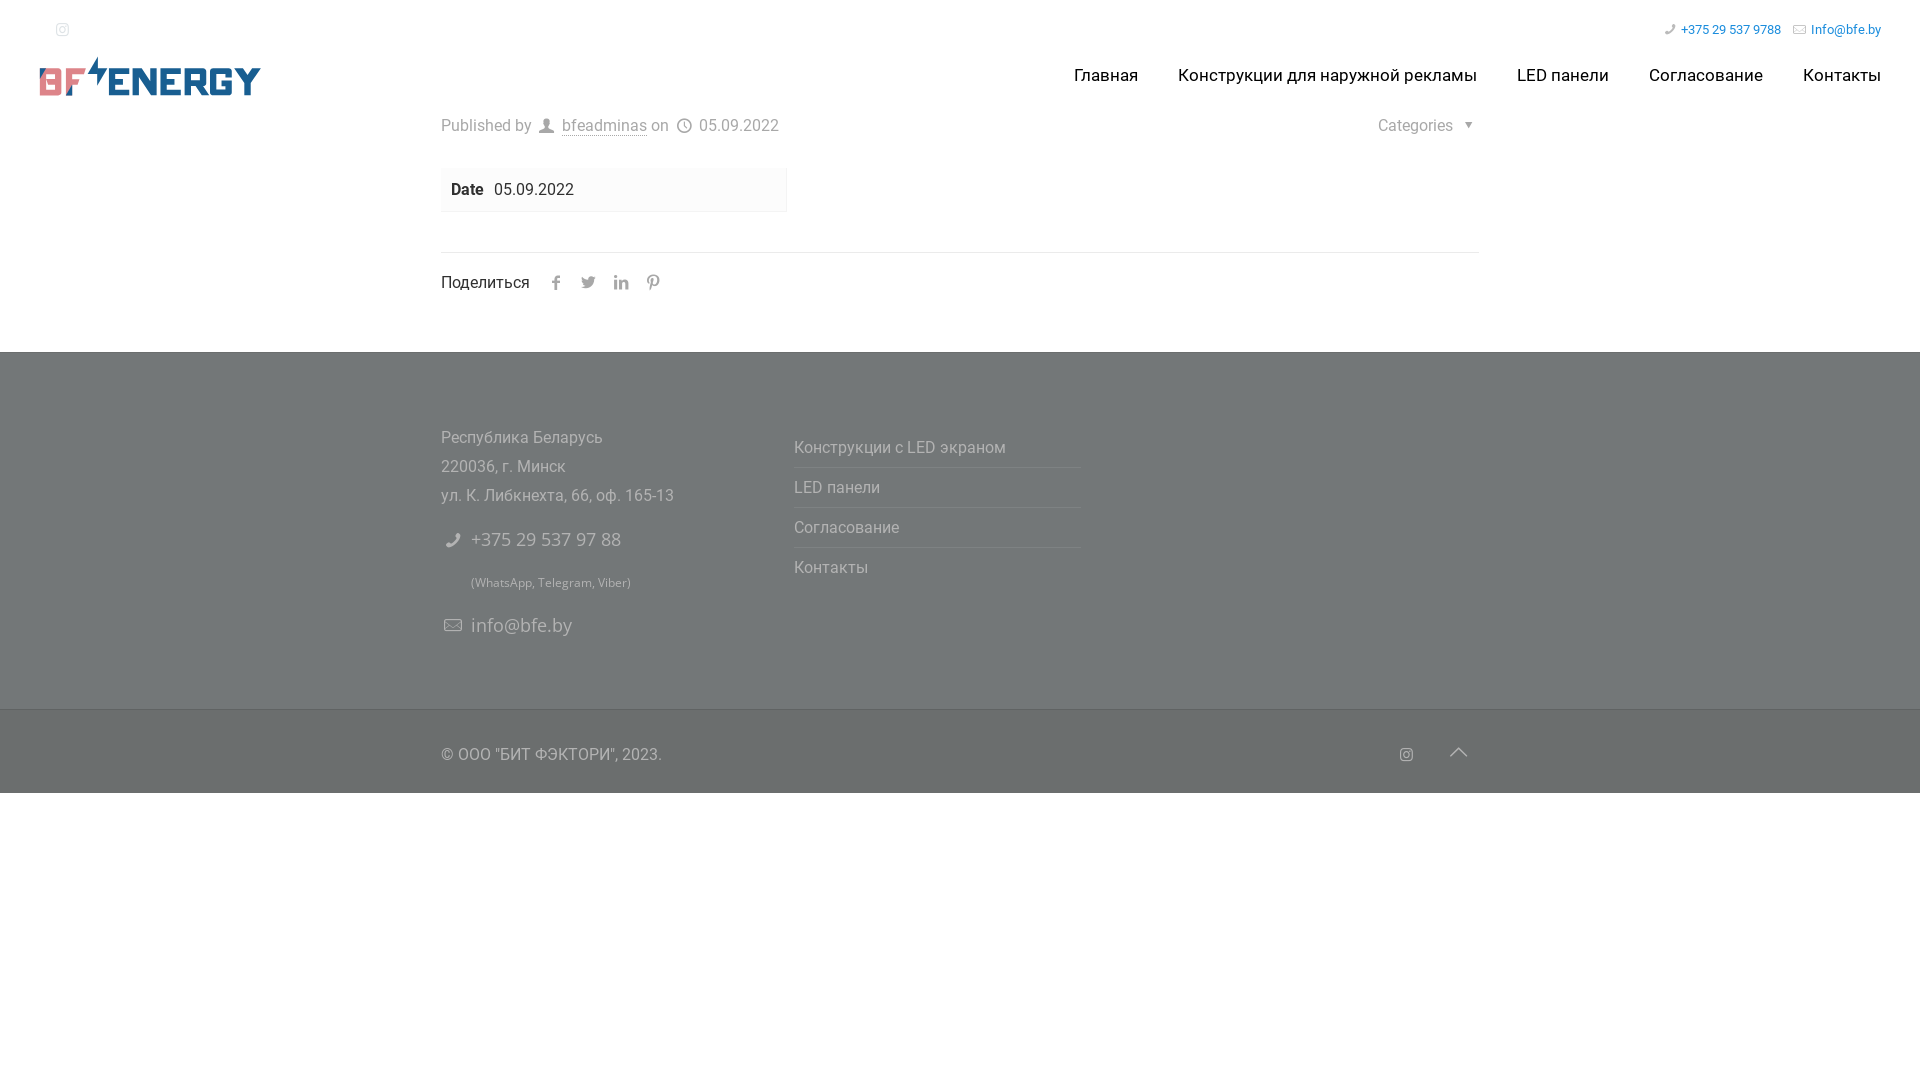 Image resolution: width=1920 pixels, height=1080 pixels. What do you see at coordinates (1845, 29) in the screenshot?
I see `'Info@bfe.by'` at bounding box center [1845, 29].